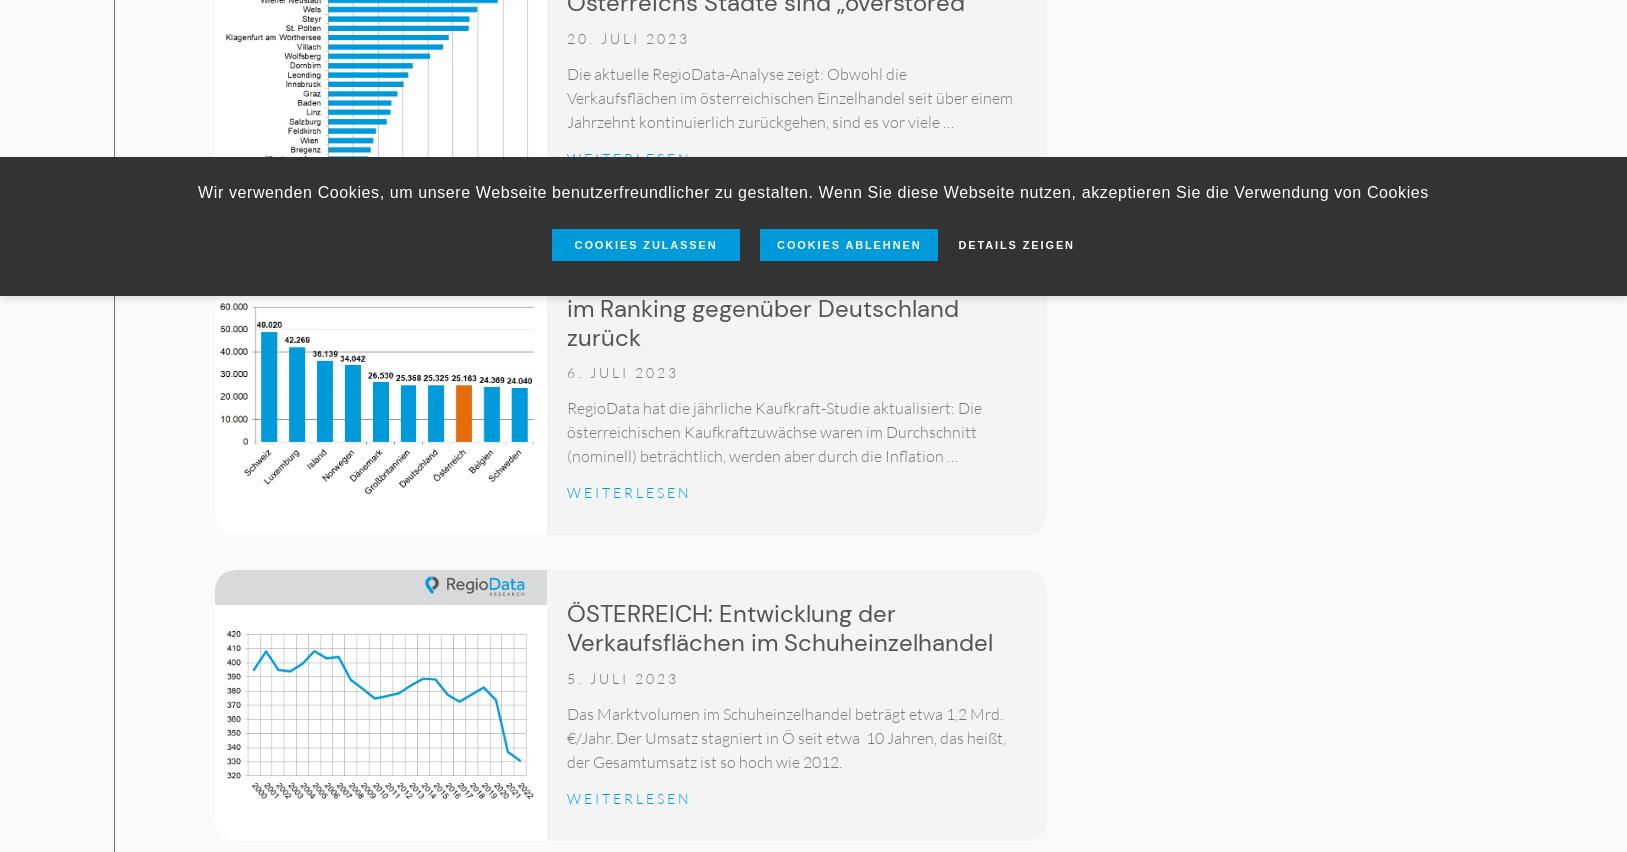 Image resolution: width=1627 pixels, height=852 pixels. Describe the element at coordinates (566, 306) in the screenshot. I see `'ÖSTERREICH: Kaufkraft – Österreich fällt im Ranking gegenüber Deutschland zurück'` at that location.